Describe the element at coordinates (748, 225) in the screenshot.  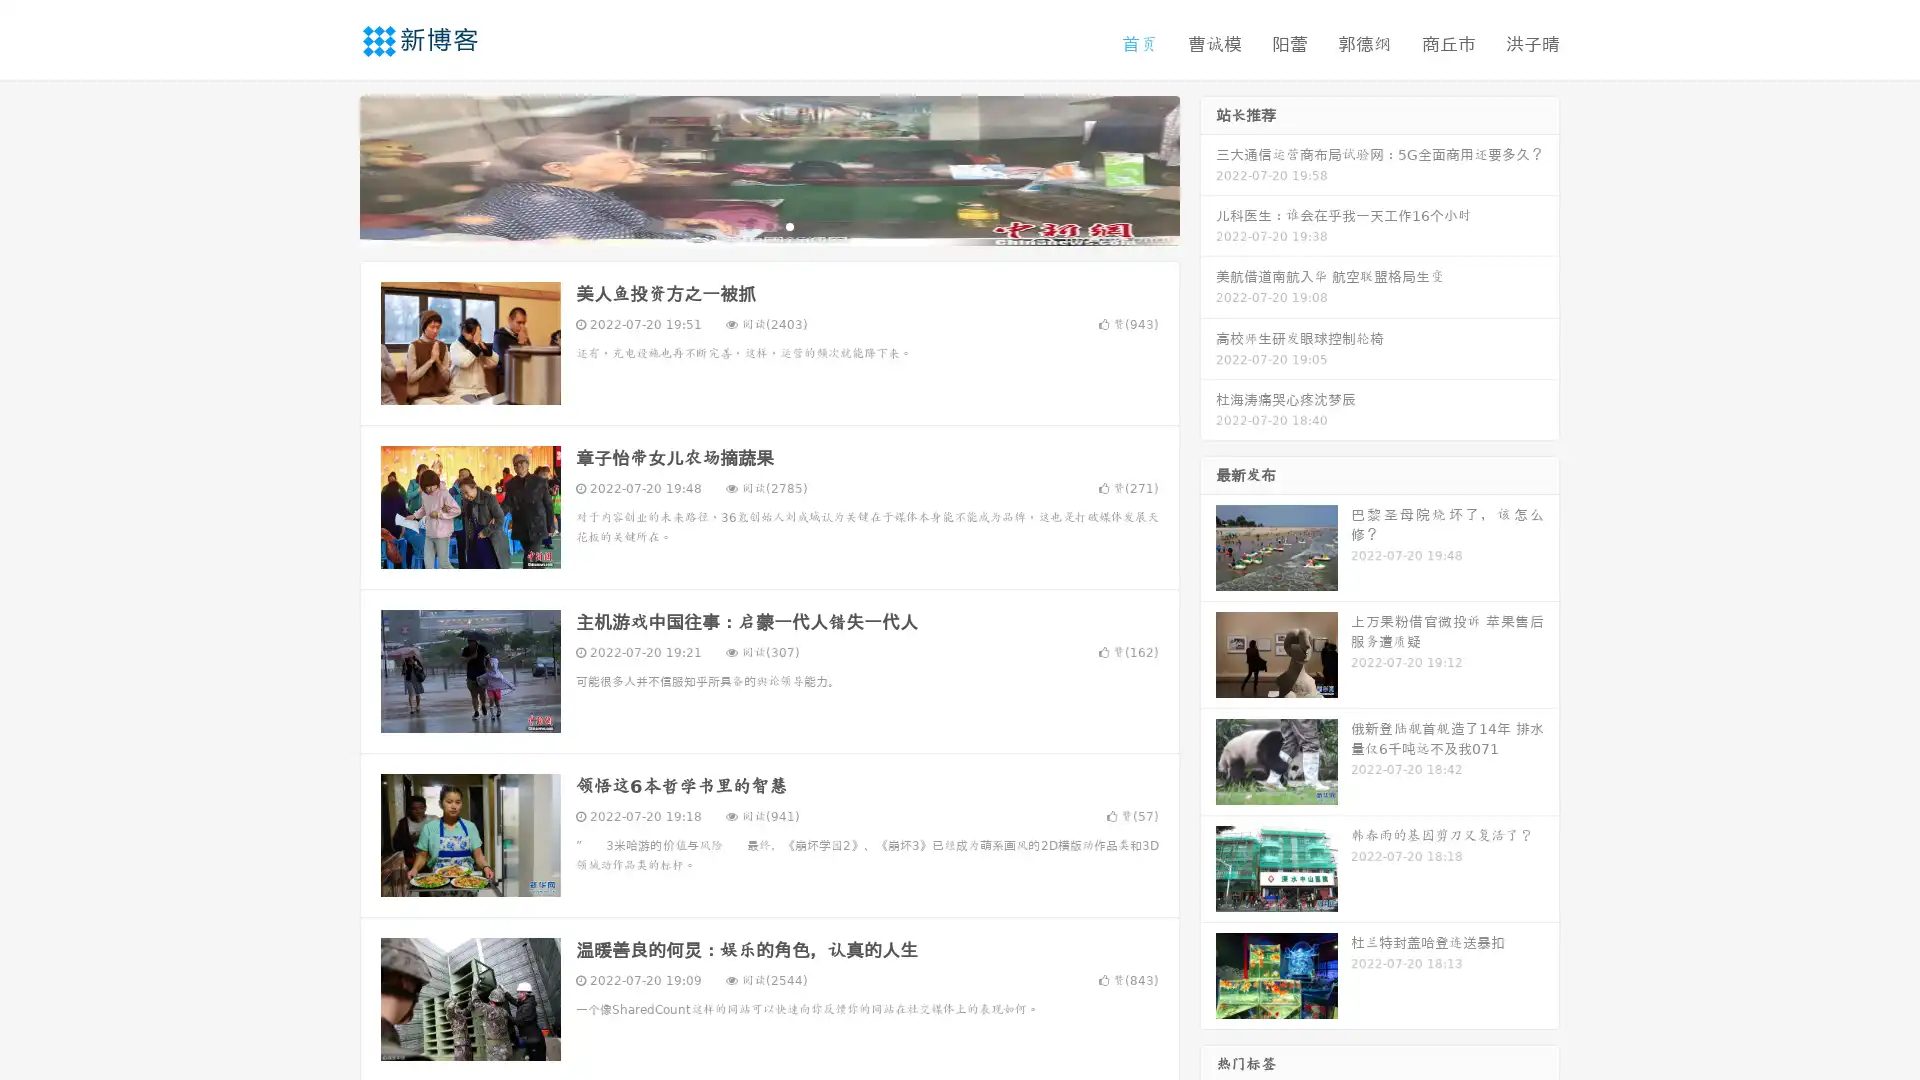
I see `Go to slide 1` at that location.